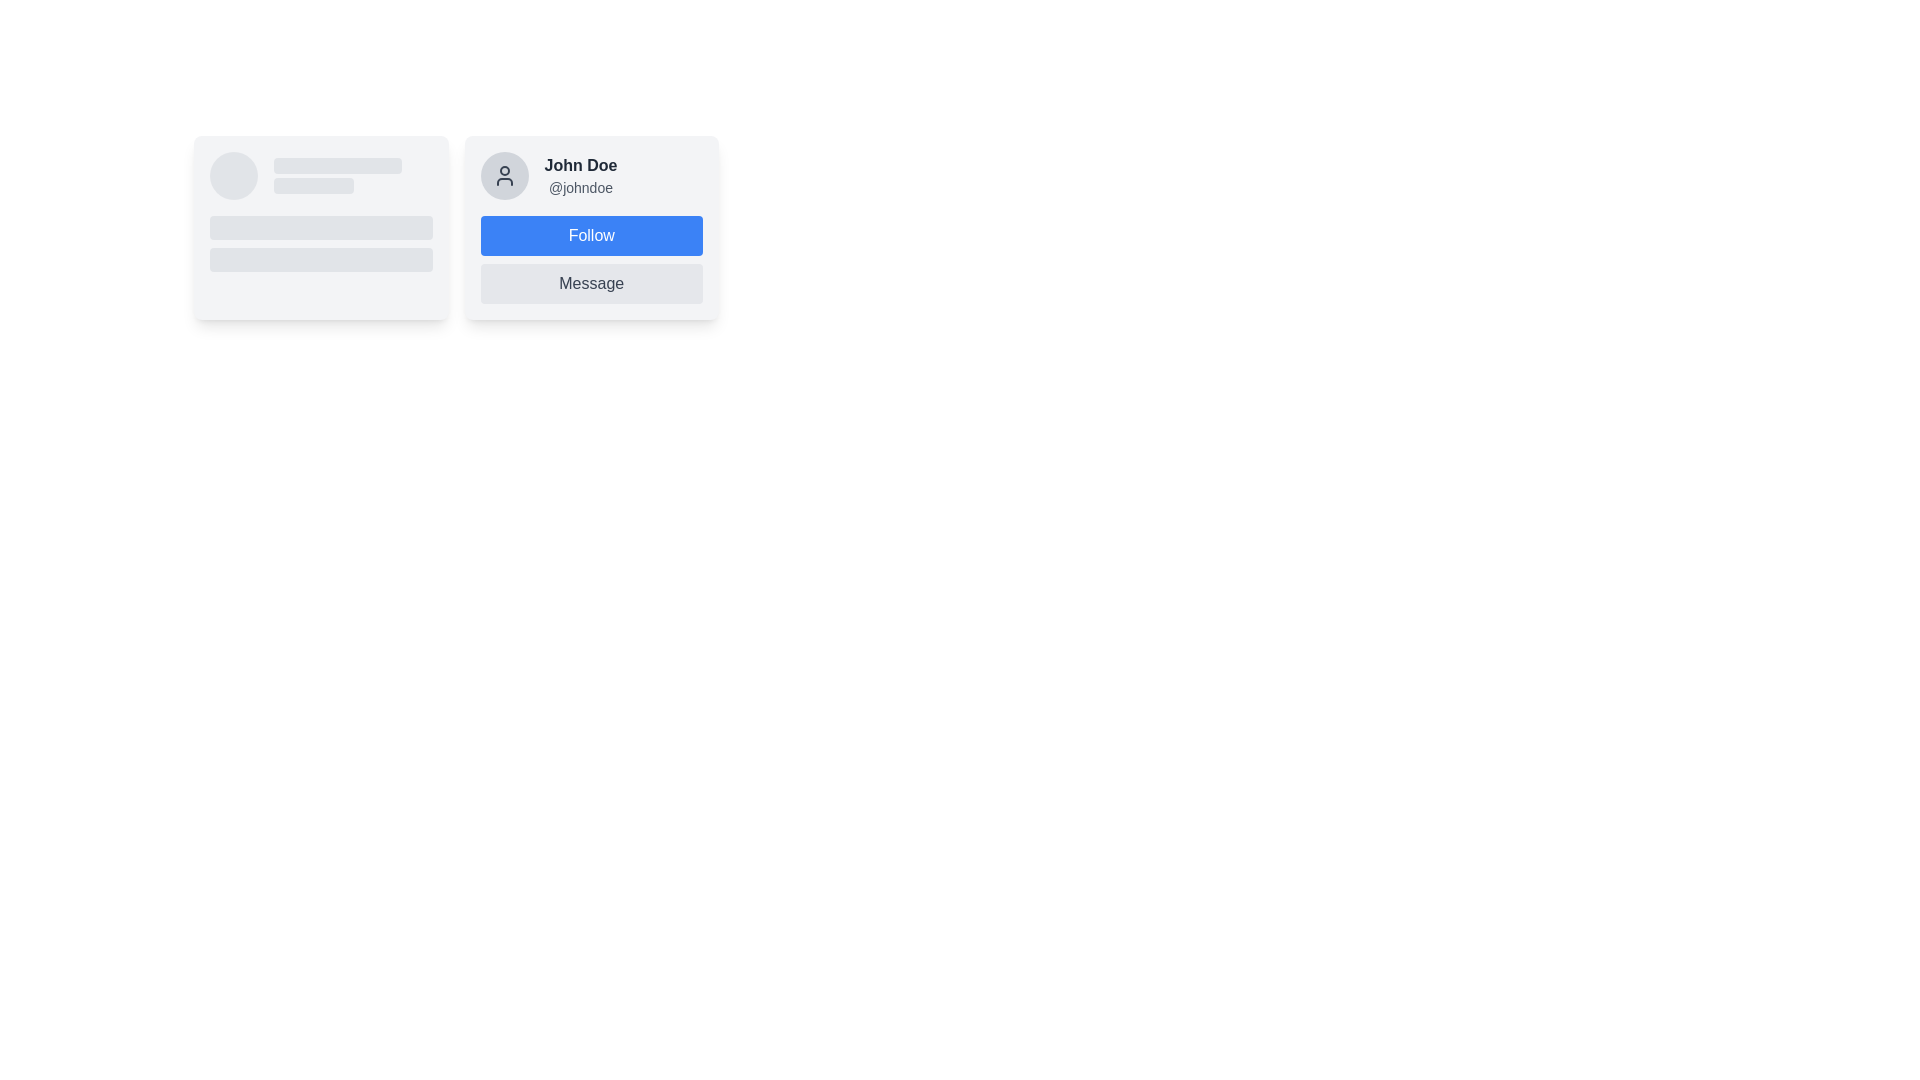 The height and width of the screenshot is (1080, 1920). I want to click on the follow button located at the top right of the user profile section to follow the associated user, so click(590, 234).